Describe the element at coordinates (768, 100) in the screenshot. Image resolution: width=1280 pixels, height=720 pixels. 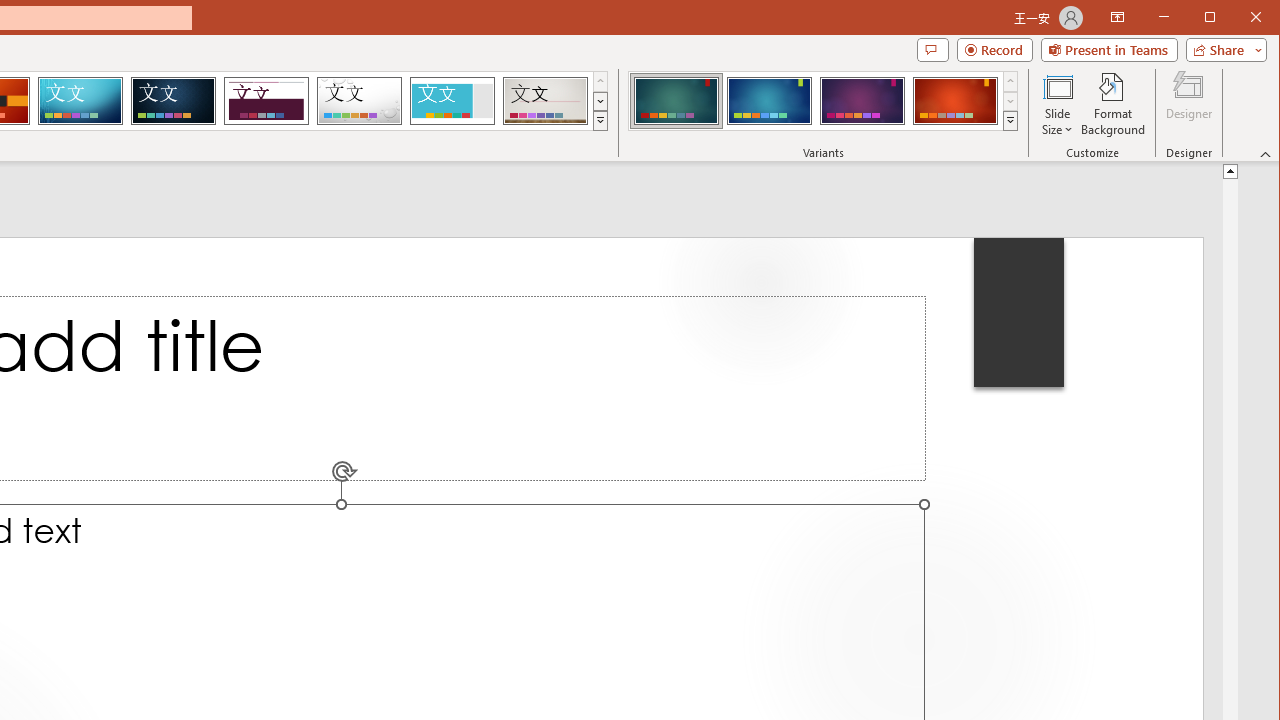
I see `'Ion Variant 2'` at that location.